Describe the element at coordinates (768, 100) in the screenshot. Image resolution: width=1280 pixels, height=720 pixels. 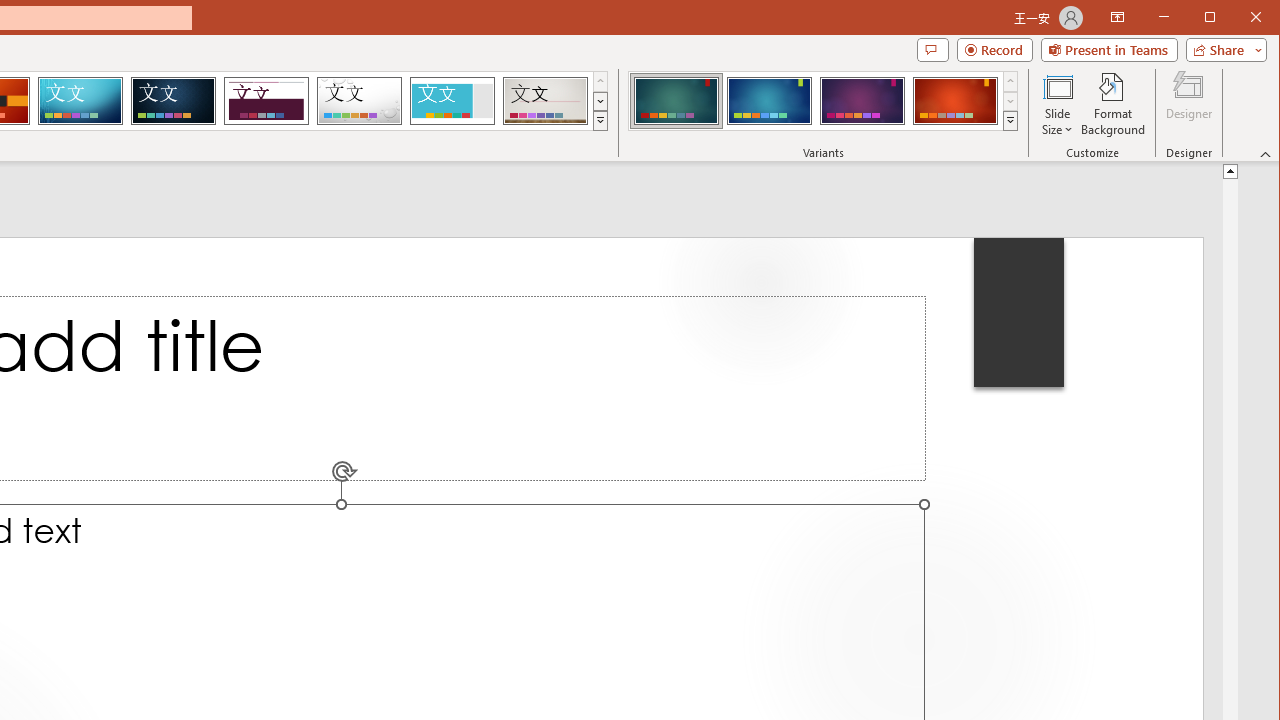
I see `'Ion Variant 2'` at that location.